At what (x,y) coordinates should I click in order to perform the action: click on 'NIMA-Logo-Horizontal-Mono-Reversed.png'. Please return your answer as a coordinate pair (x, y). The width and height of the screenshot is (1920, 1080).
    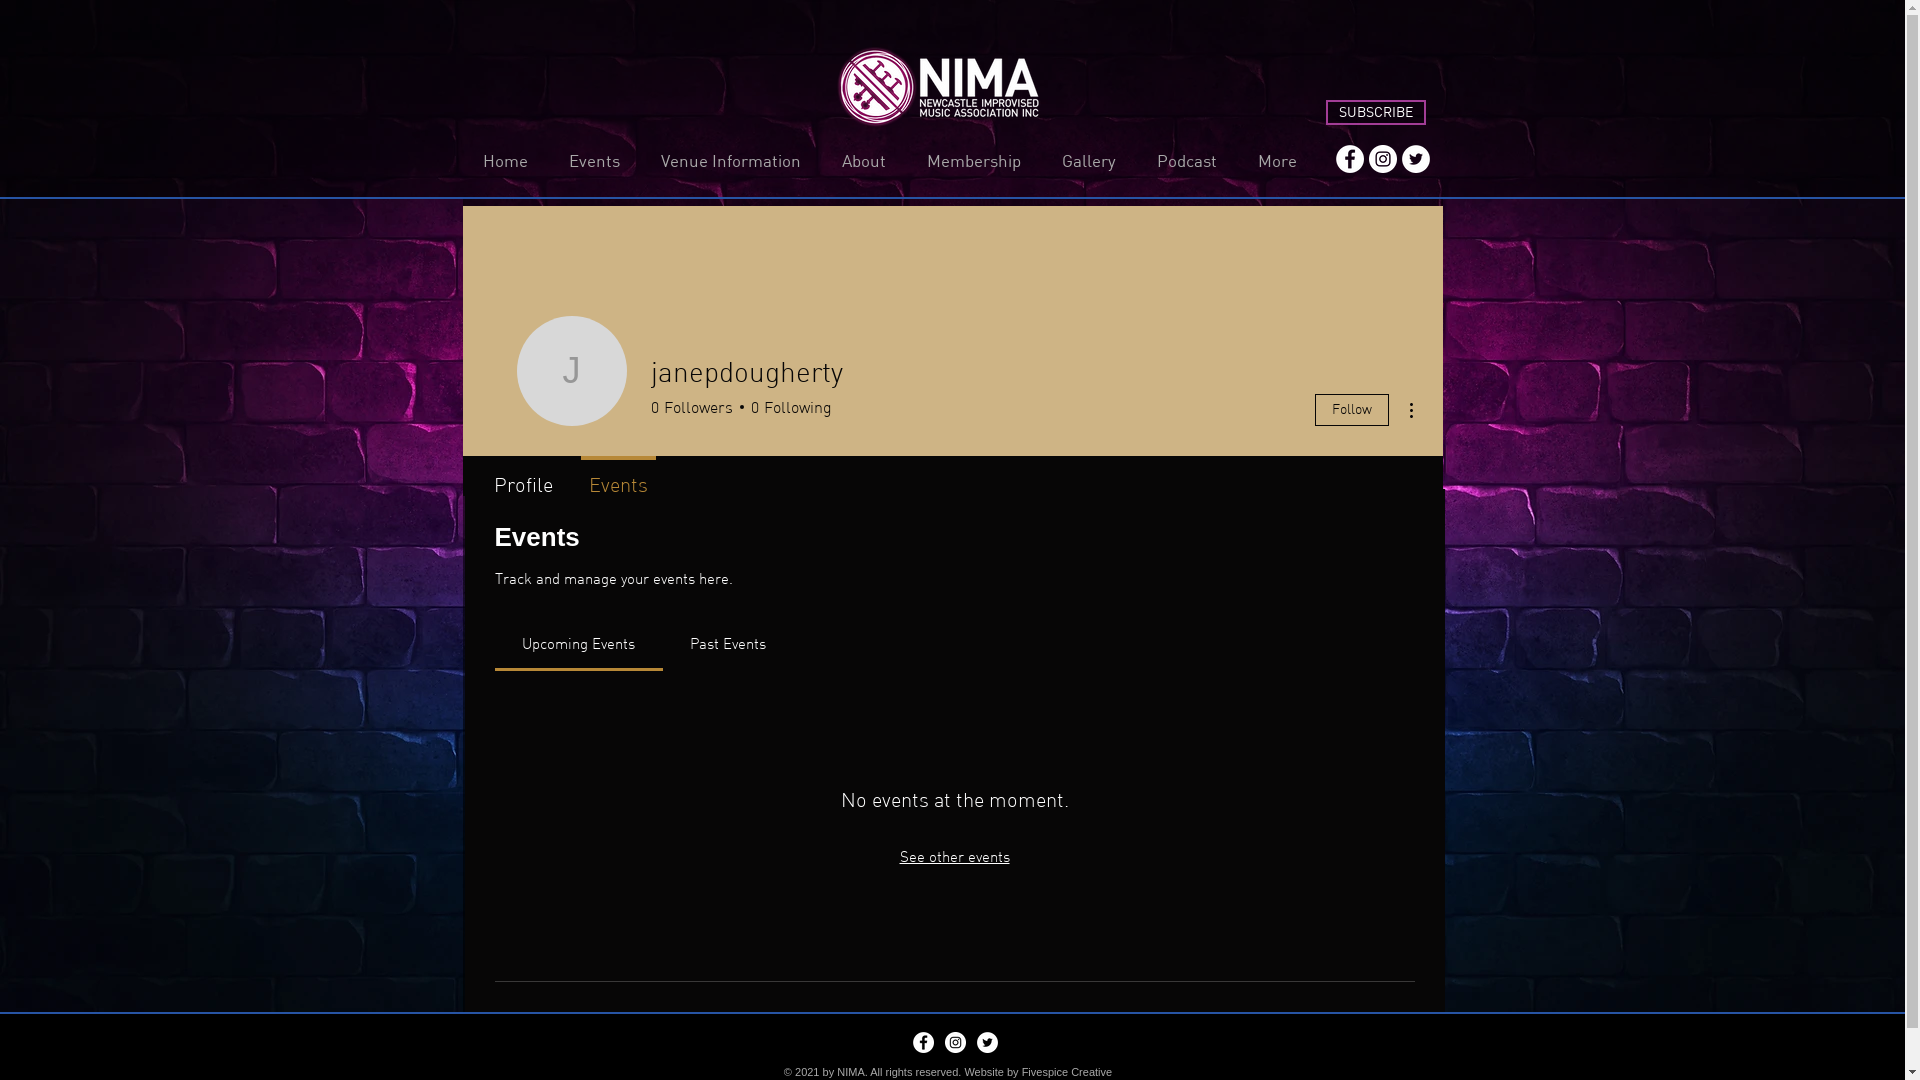
    Looking at the image, I should click on (937, 86).